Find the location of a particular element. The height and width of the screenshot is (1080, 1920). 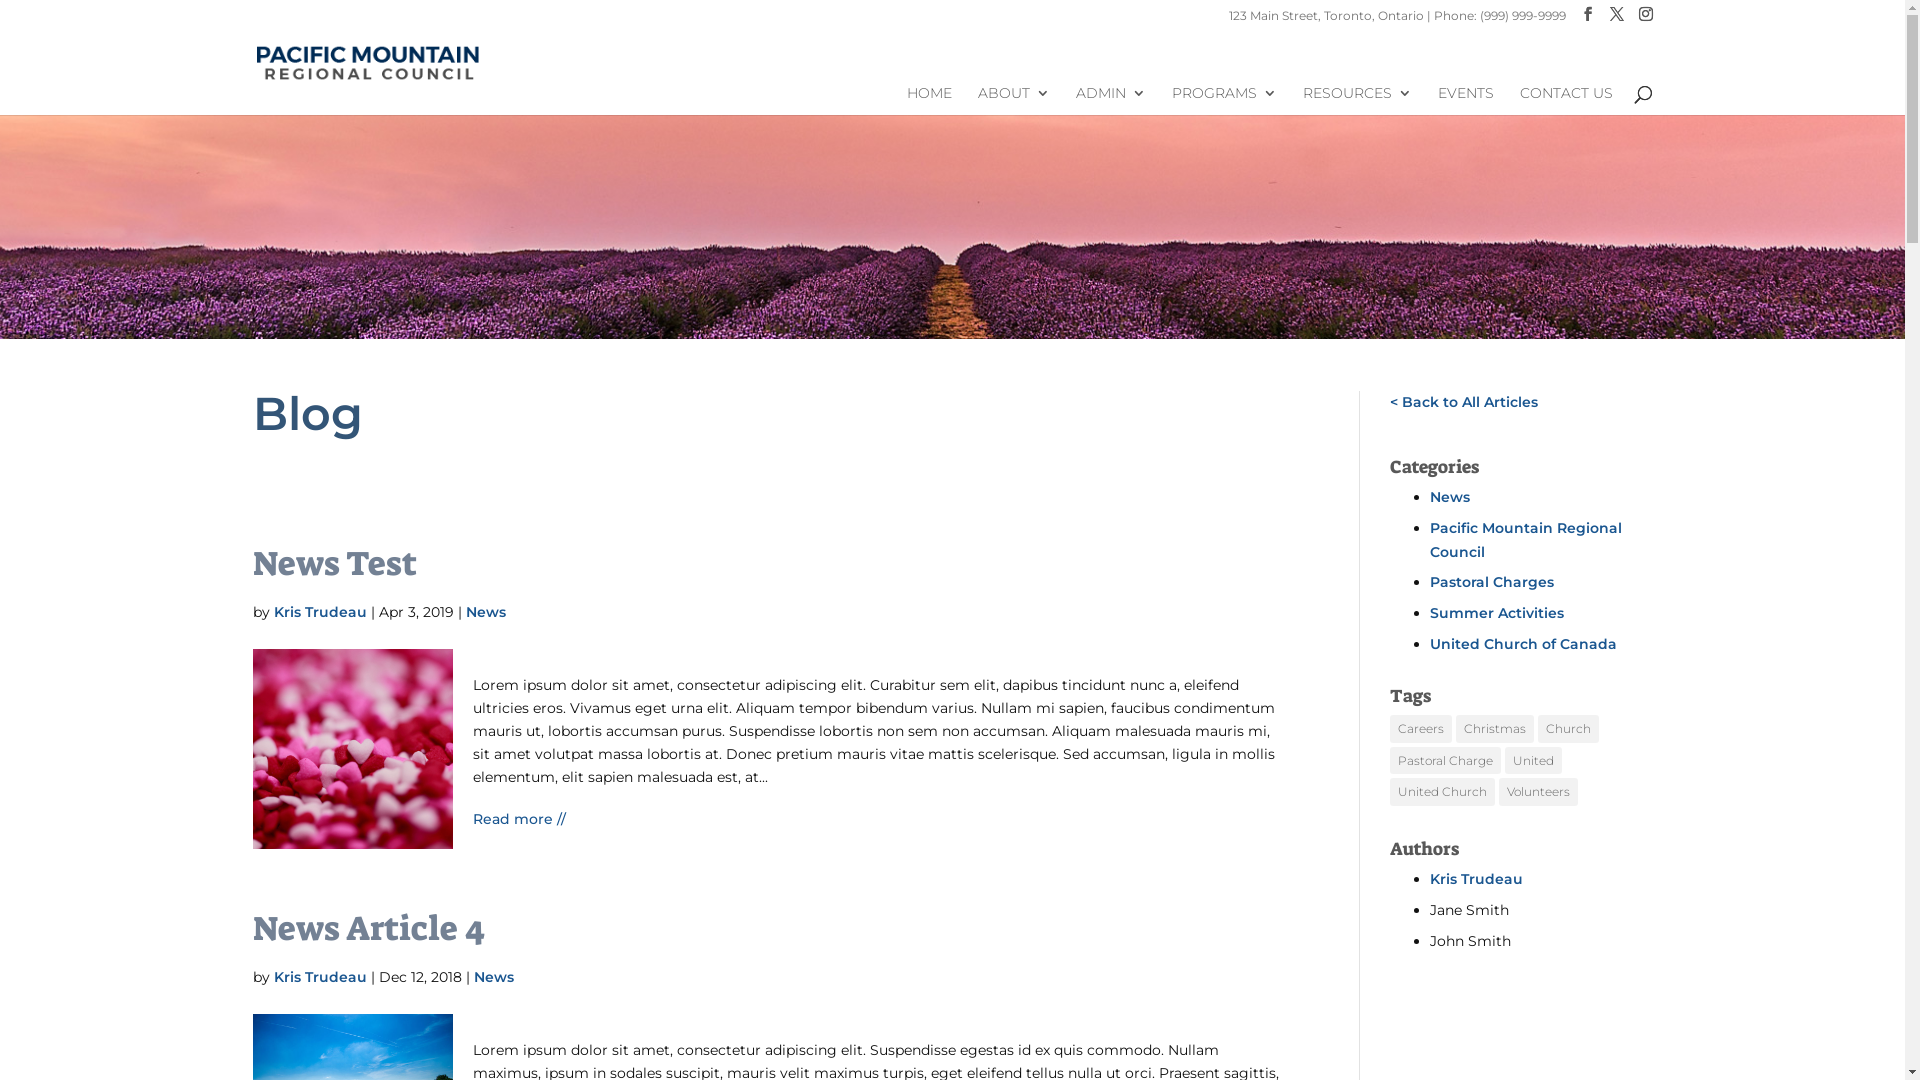

'Volunteers' is located at coordinates (1537, 790).